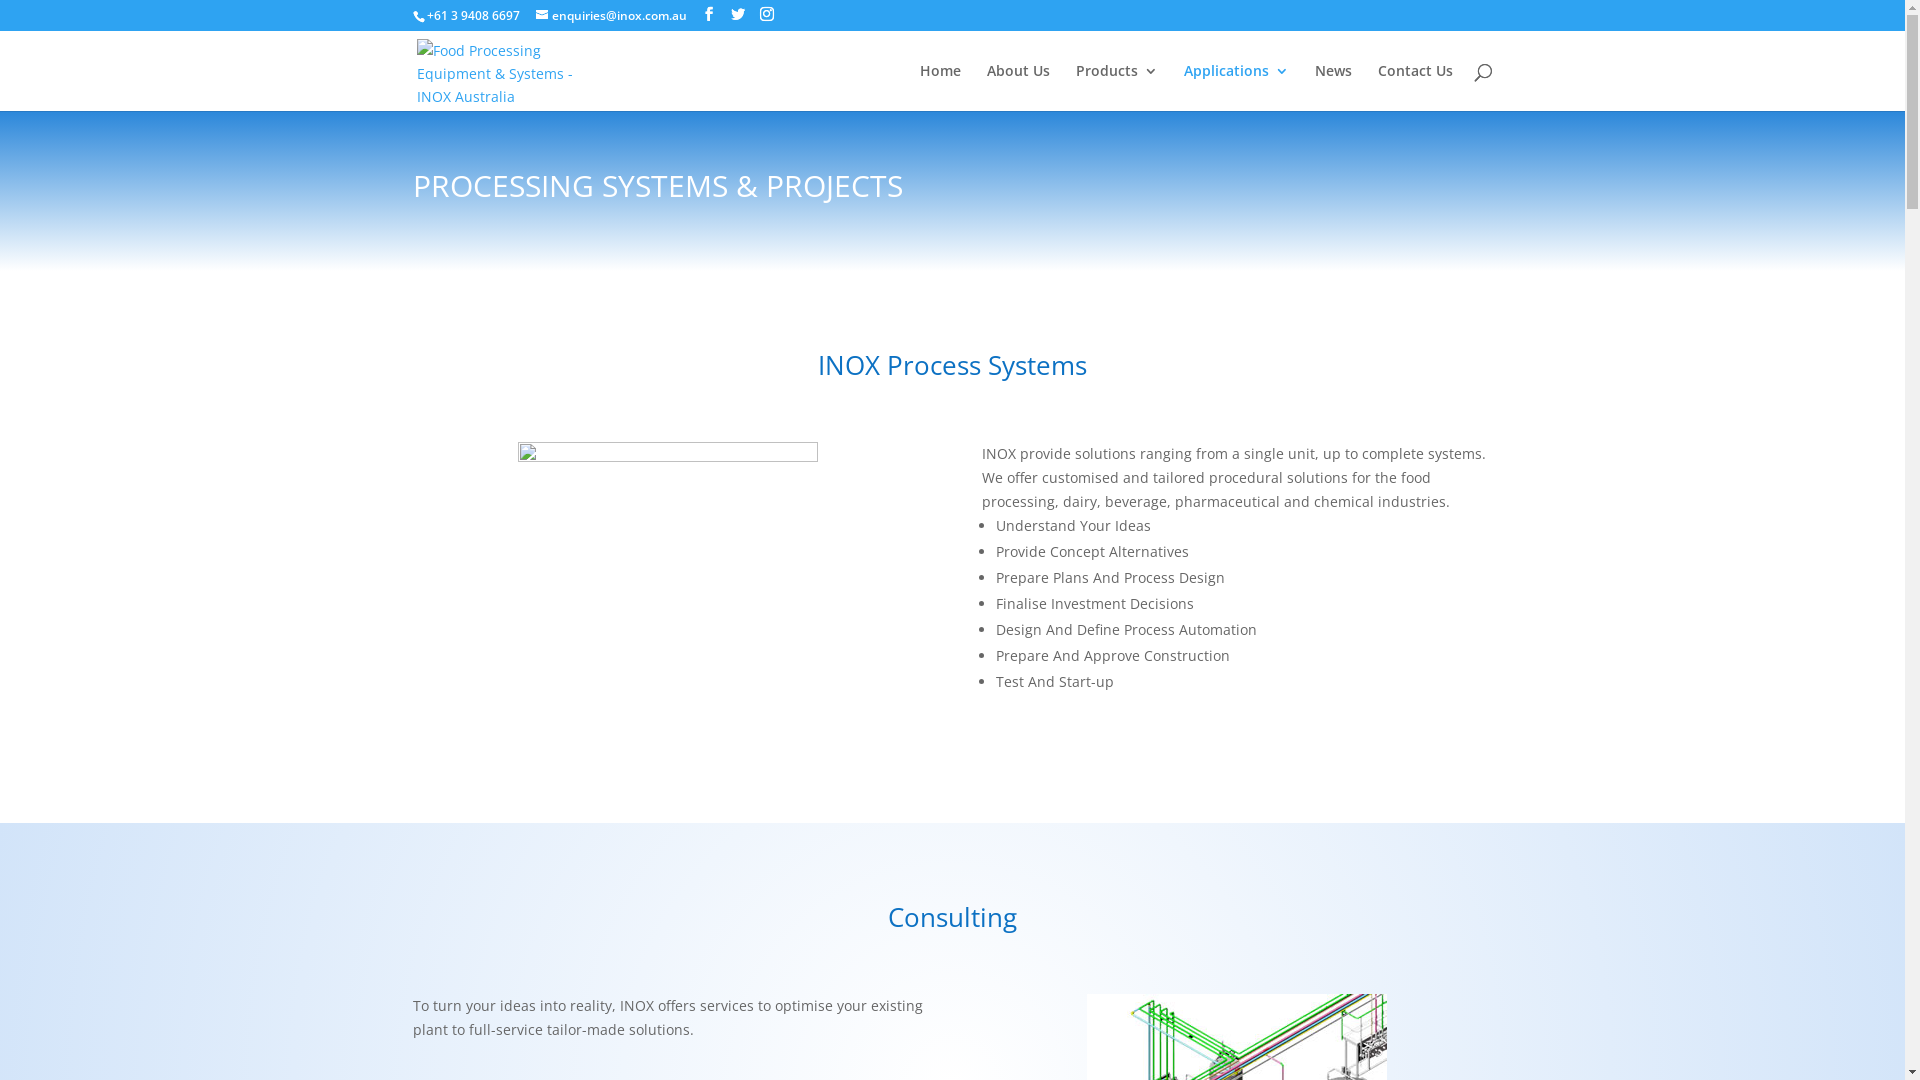  What do you see at coordinates (536, 15) in the screenshot?
I see `'enquiries@inox.com.au'` at bounding box center [536, 15].